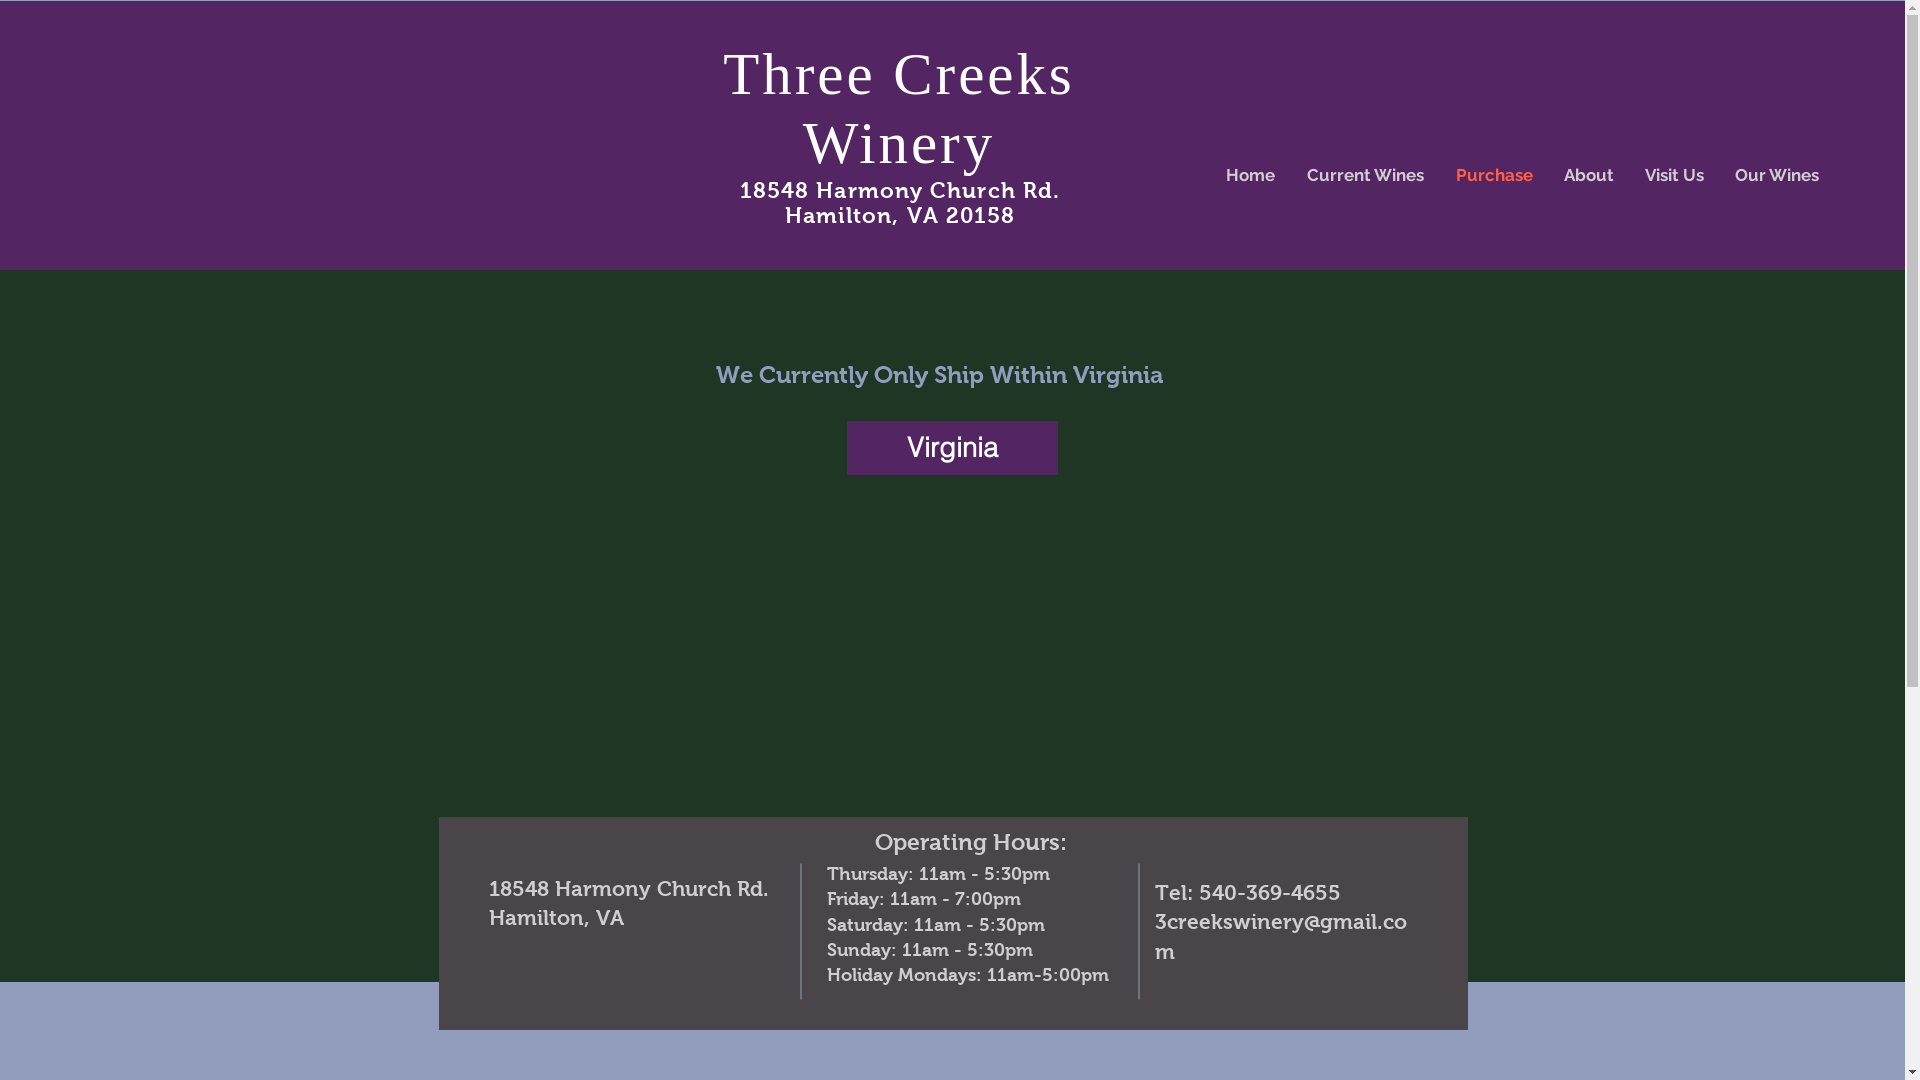  I want to click on '18548 Harmony Church Rd. Hamilton, VA 20158', so click(899, 203).